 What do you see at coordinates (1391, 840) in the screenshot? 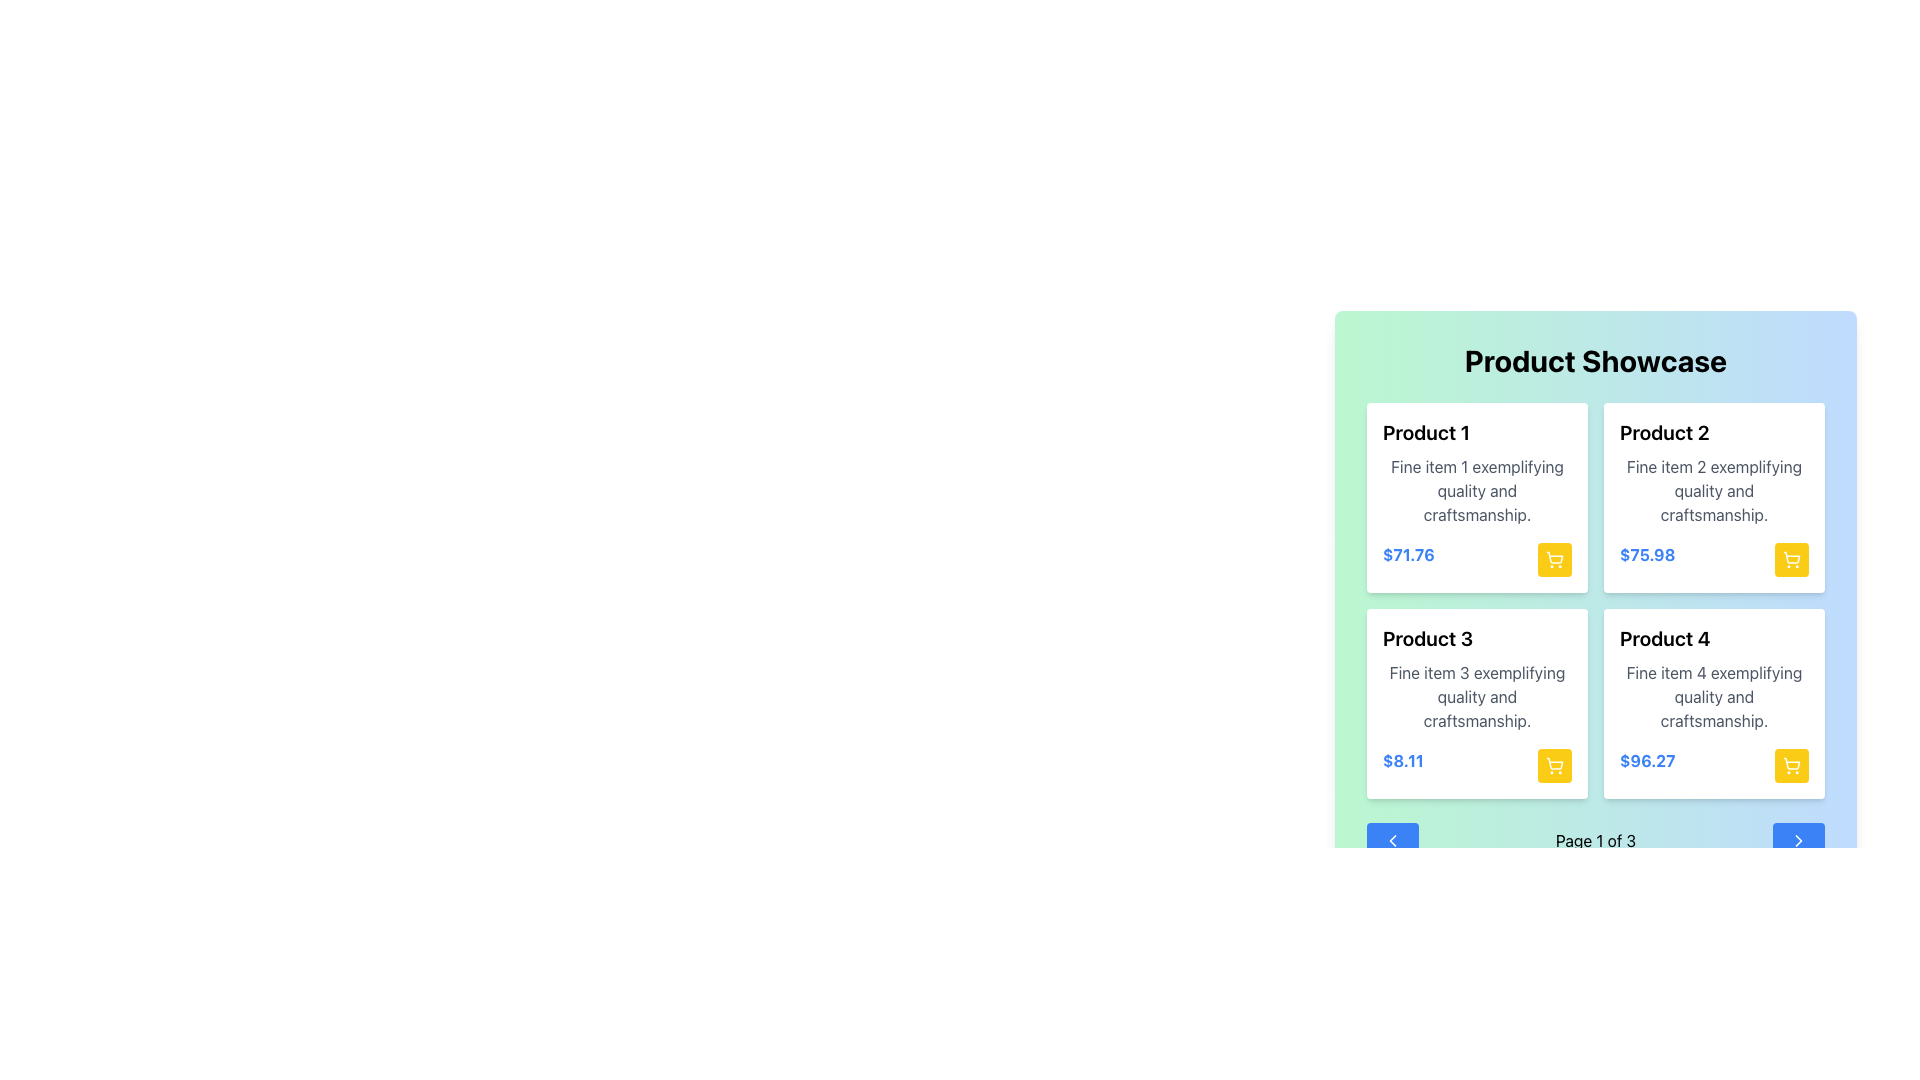
I see `the leftward-pointing chevron icon inside the blue rounded rectangular button` at bounding box center [1391, 840].